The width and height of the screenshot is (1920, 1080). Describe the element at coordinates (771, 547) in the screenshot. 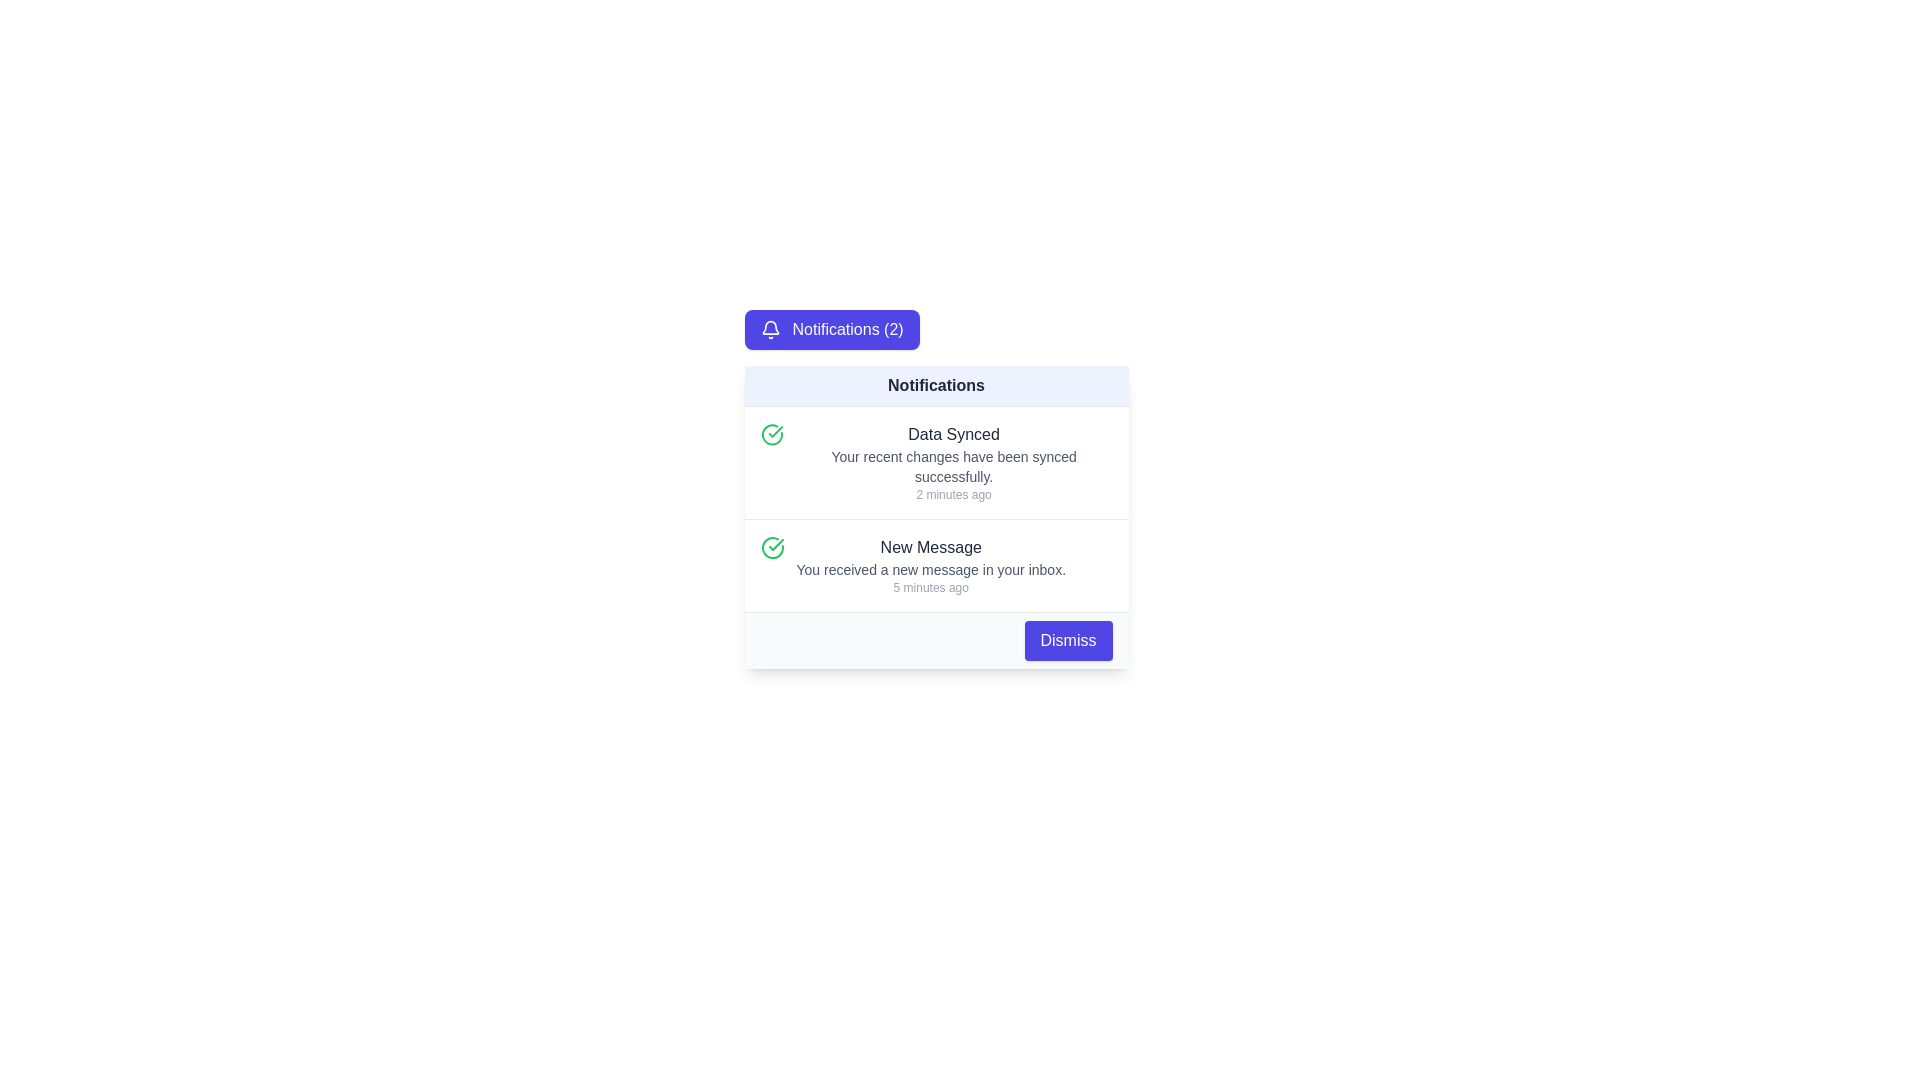

I see `the circular green checkmark icon within the second notification item titled 'New Message'` at that location.